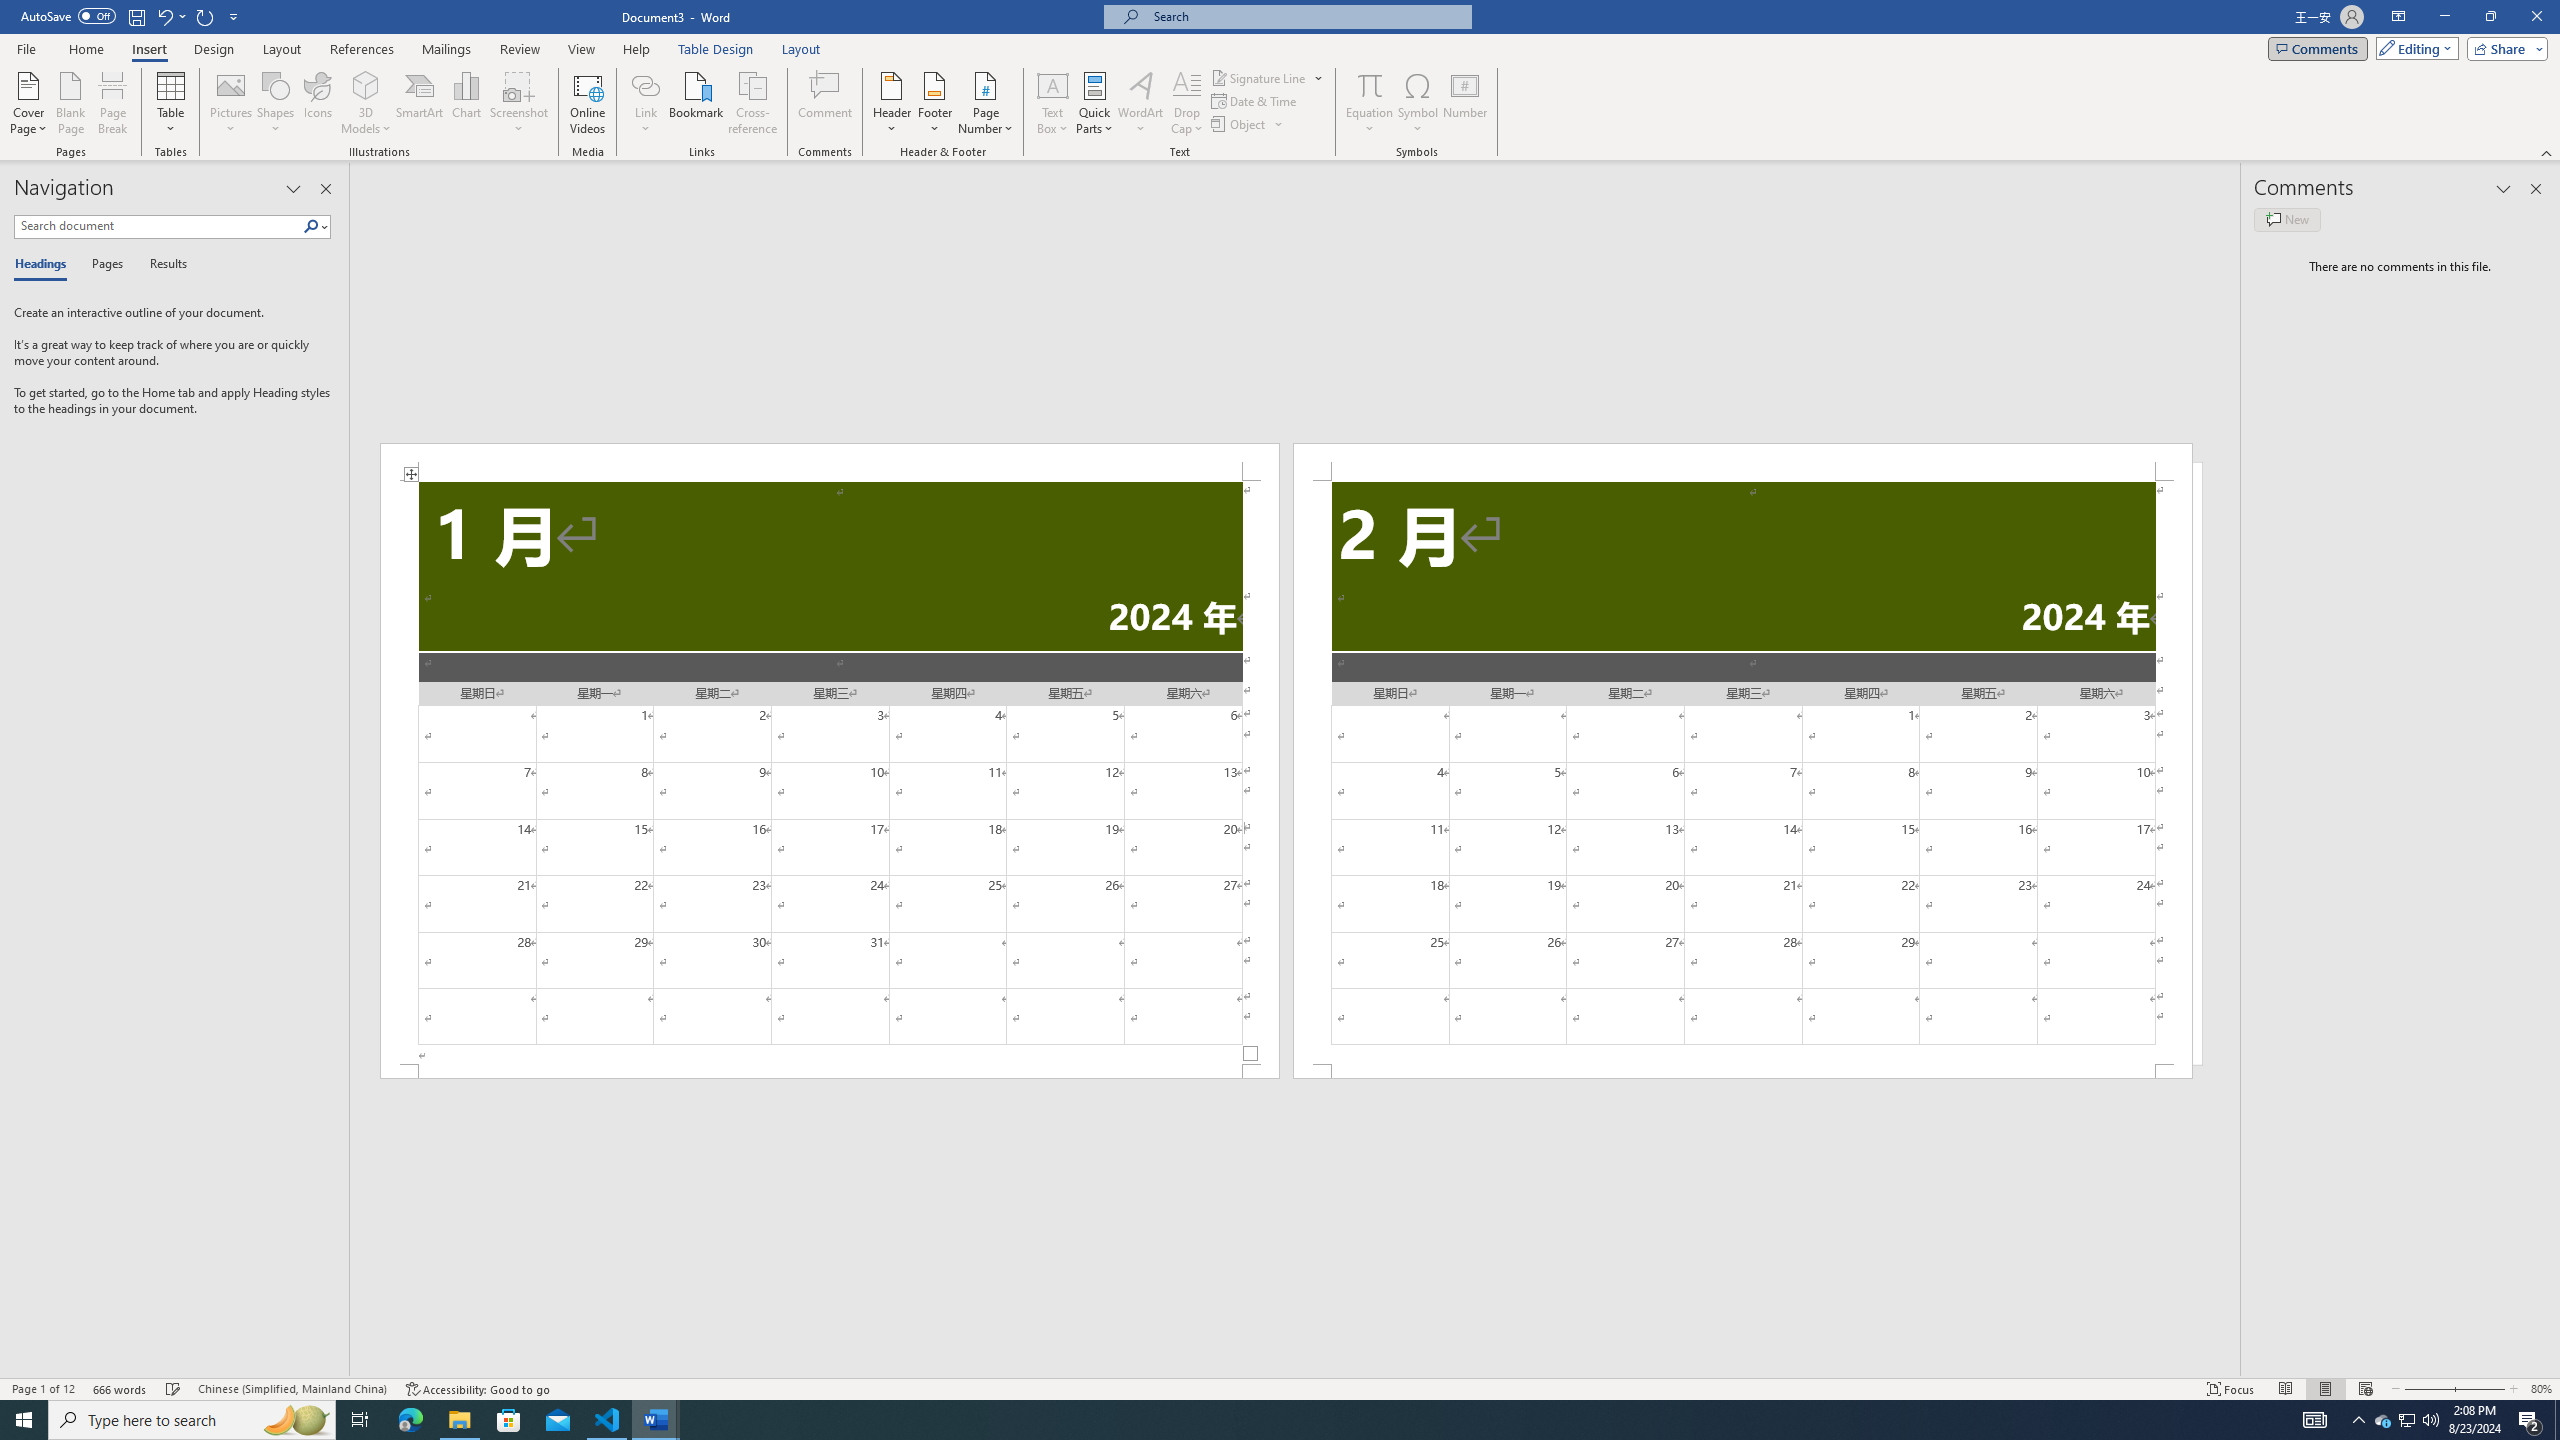 The width and height of the screenshot is (2560, 1440). What do you see at coordinates (828, 773) in the screenshot?
I see `'Page 1 content'` at bounding box center [828, 773].